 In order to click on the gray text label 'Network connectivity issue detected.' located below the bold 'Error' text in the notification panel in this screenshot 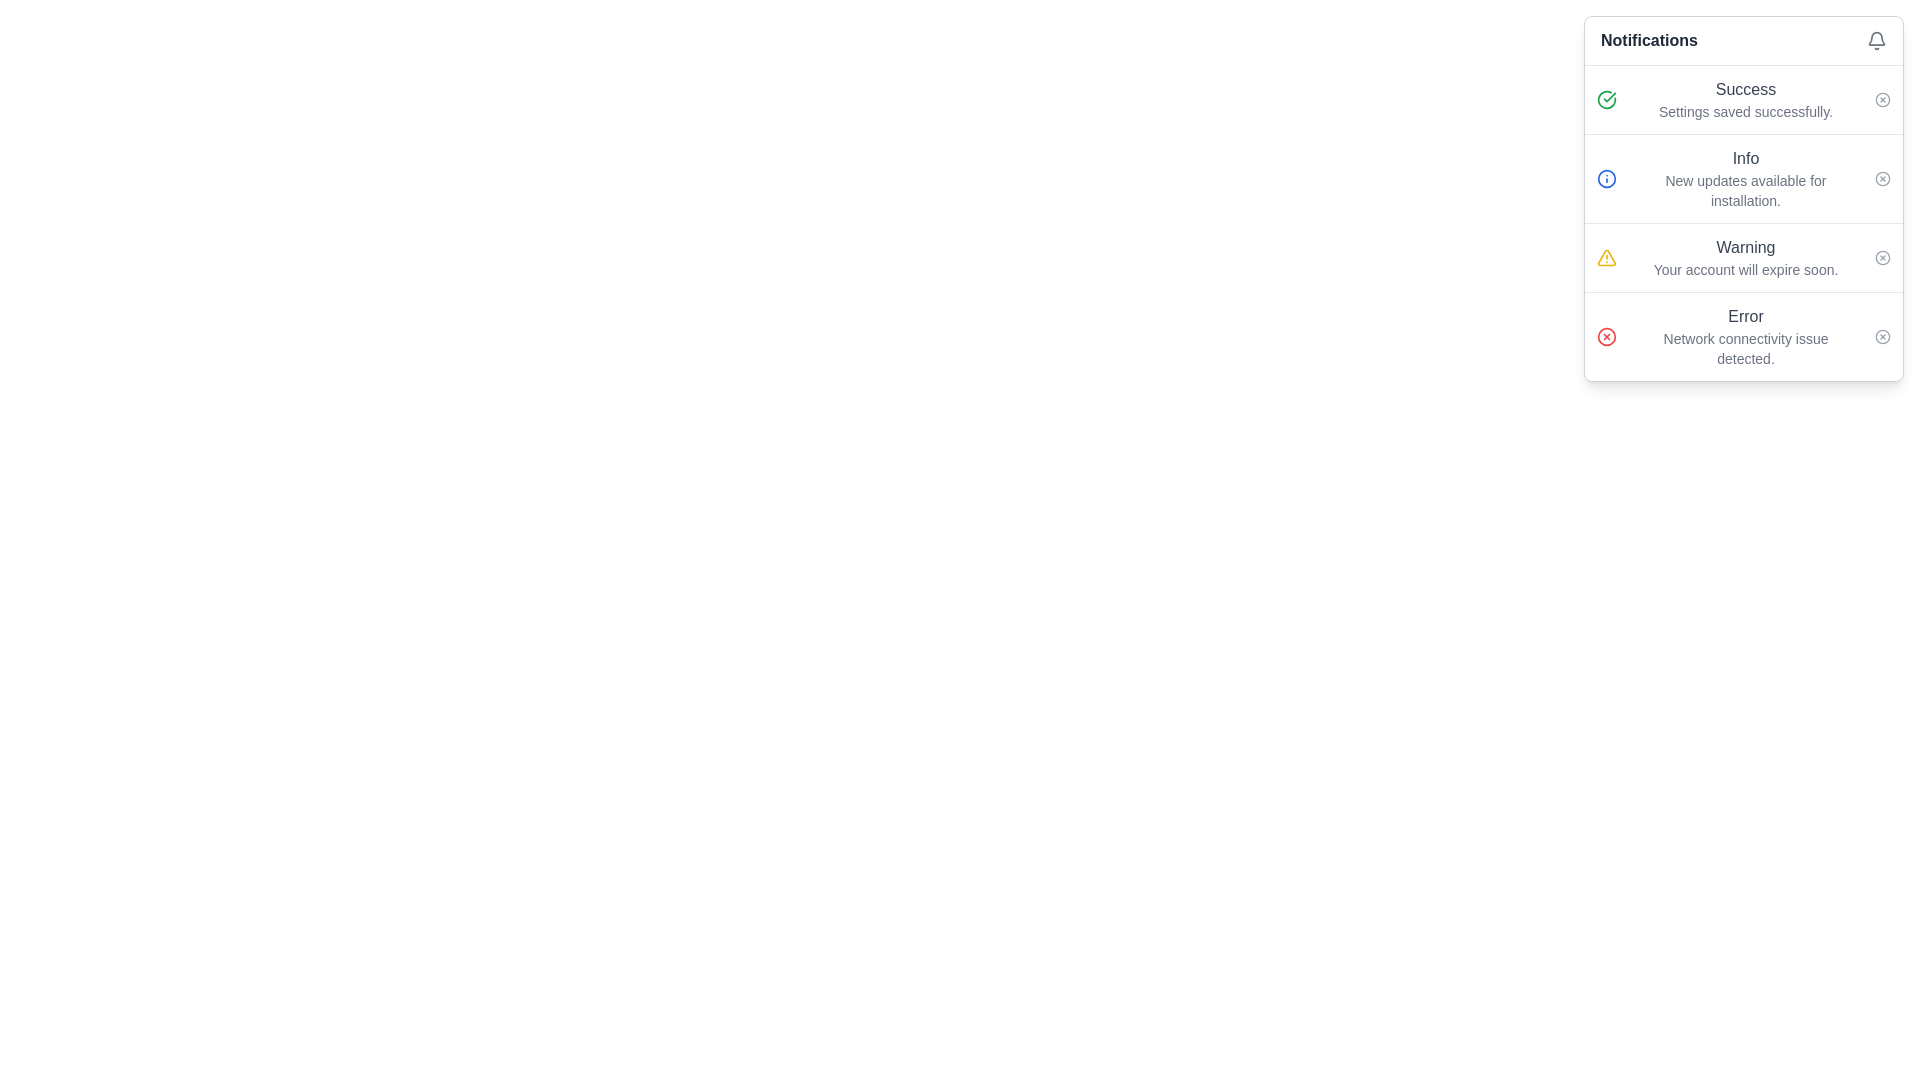, I will do `click(1745, 347)`.